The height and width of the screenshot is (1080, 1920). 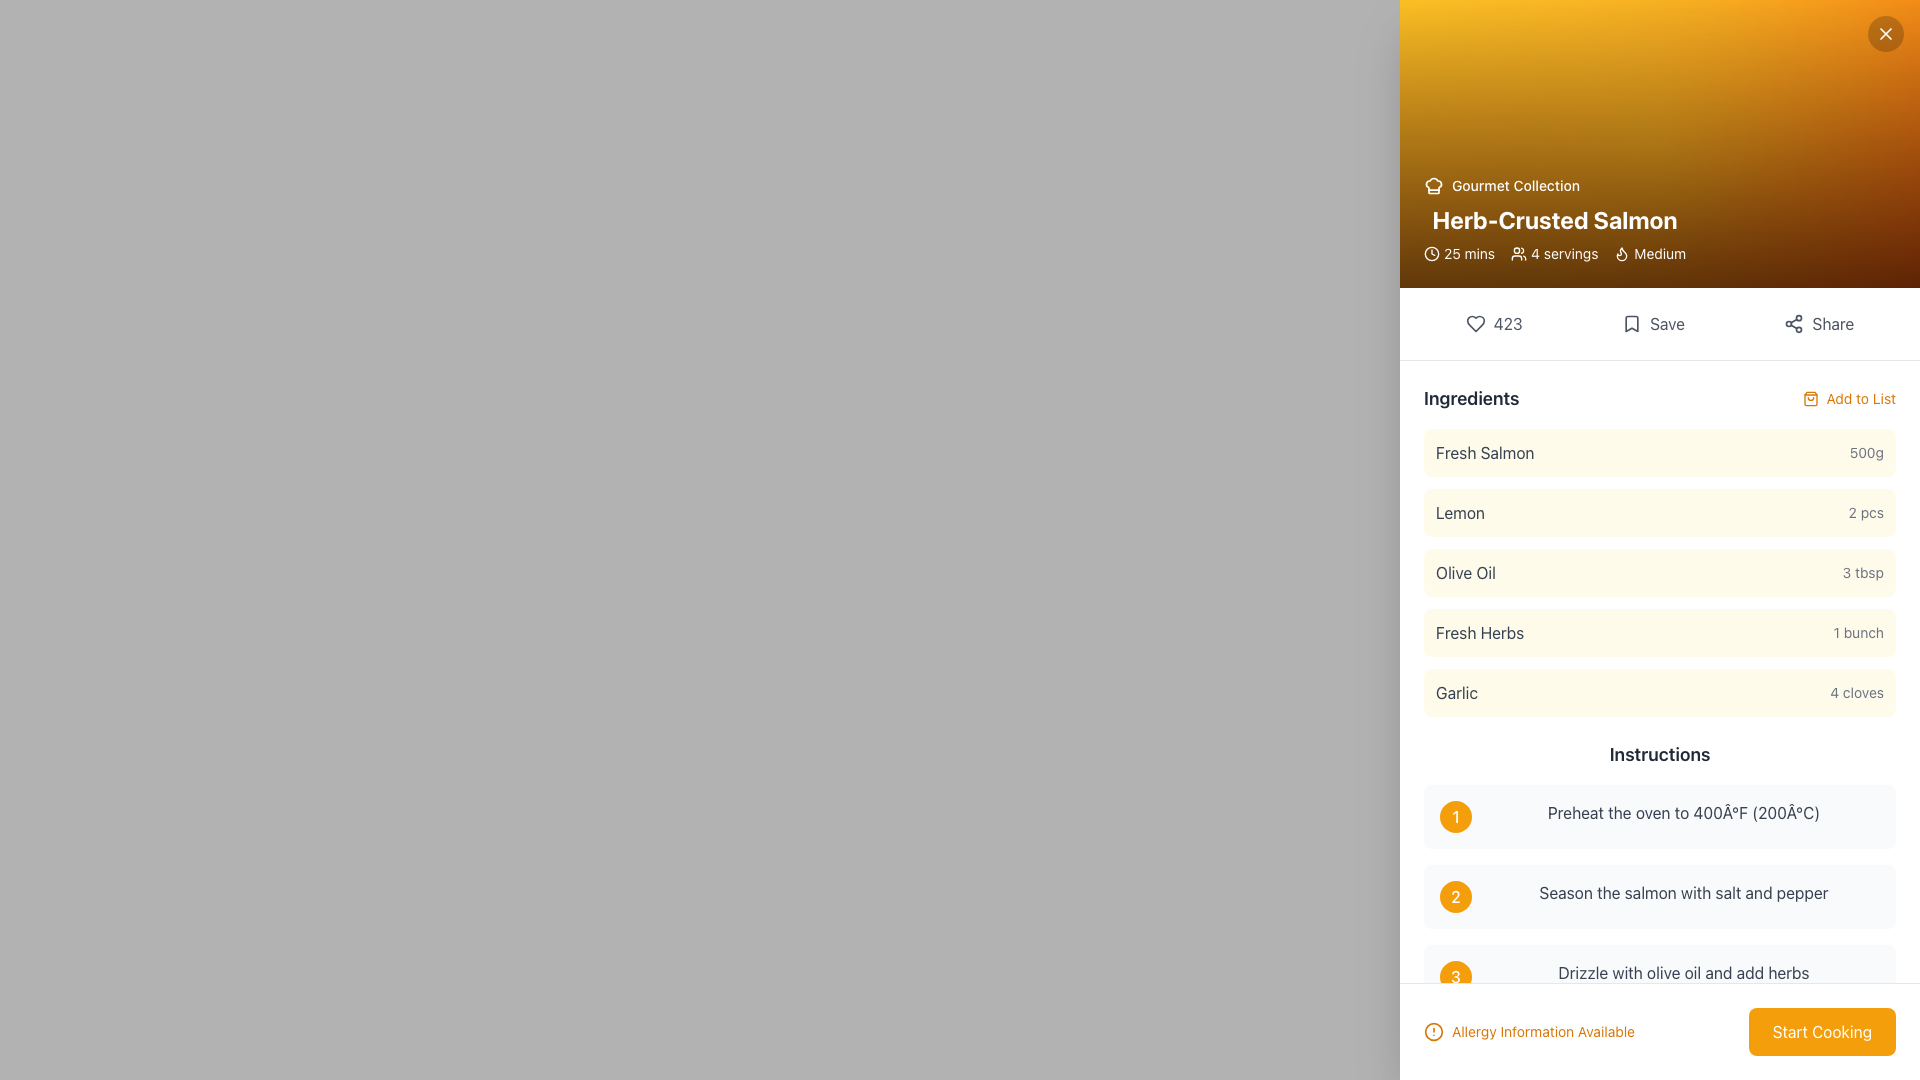 What do you see at coordinates (1430, 253) in the screenshot?
I see `the small circular clock icon located to the left of the '25 mins' text in the metadata display for the recipe` at bounding box center [1430, 253].